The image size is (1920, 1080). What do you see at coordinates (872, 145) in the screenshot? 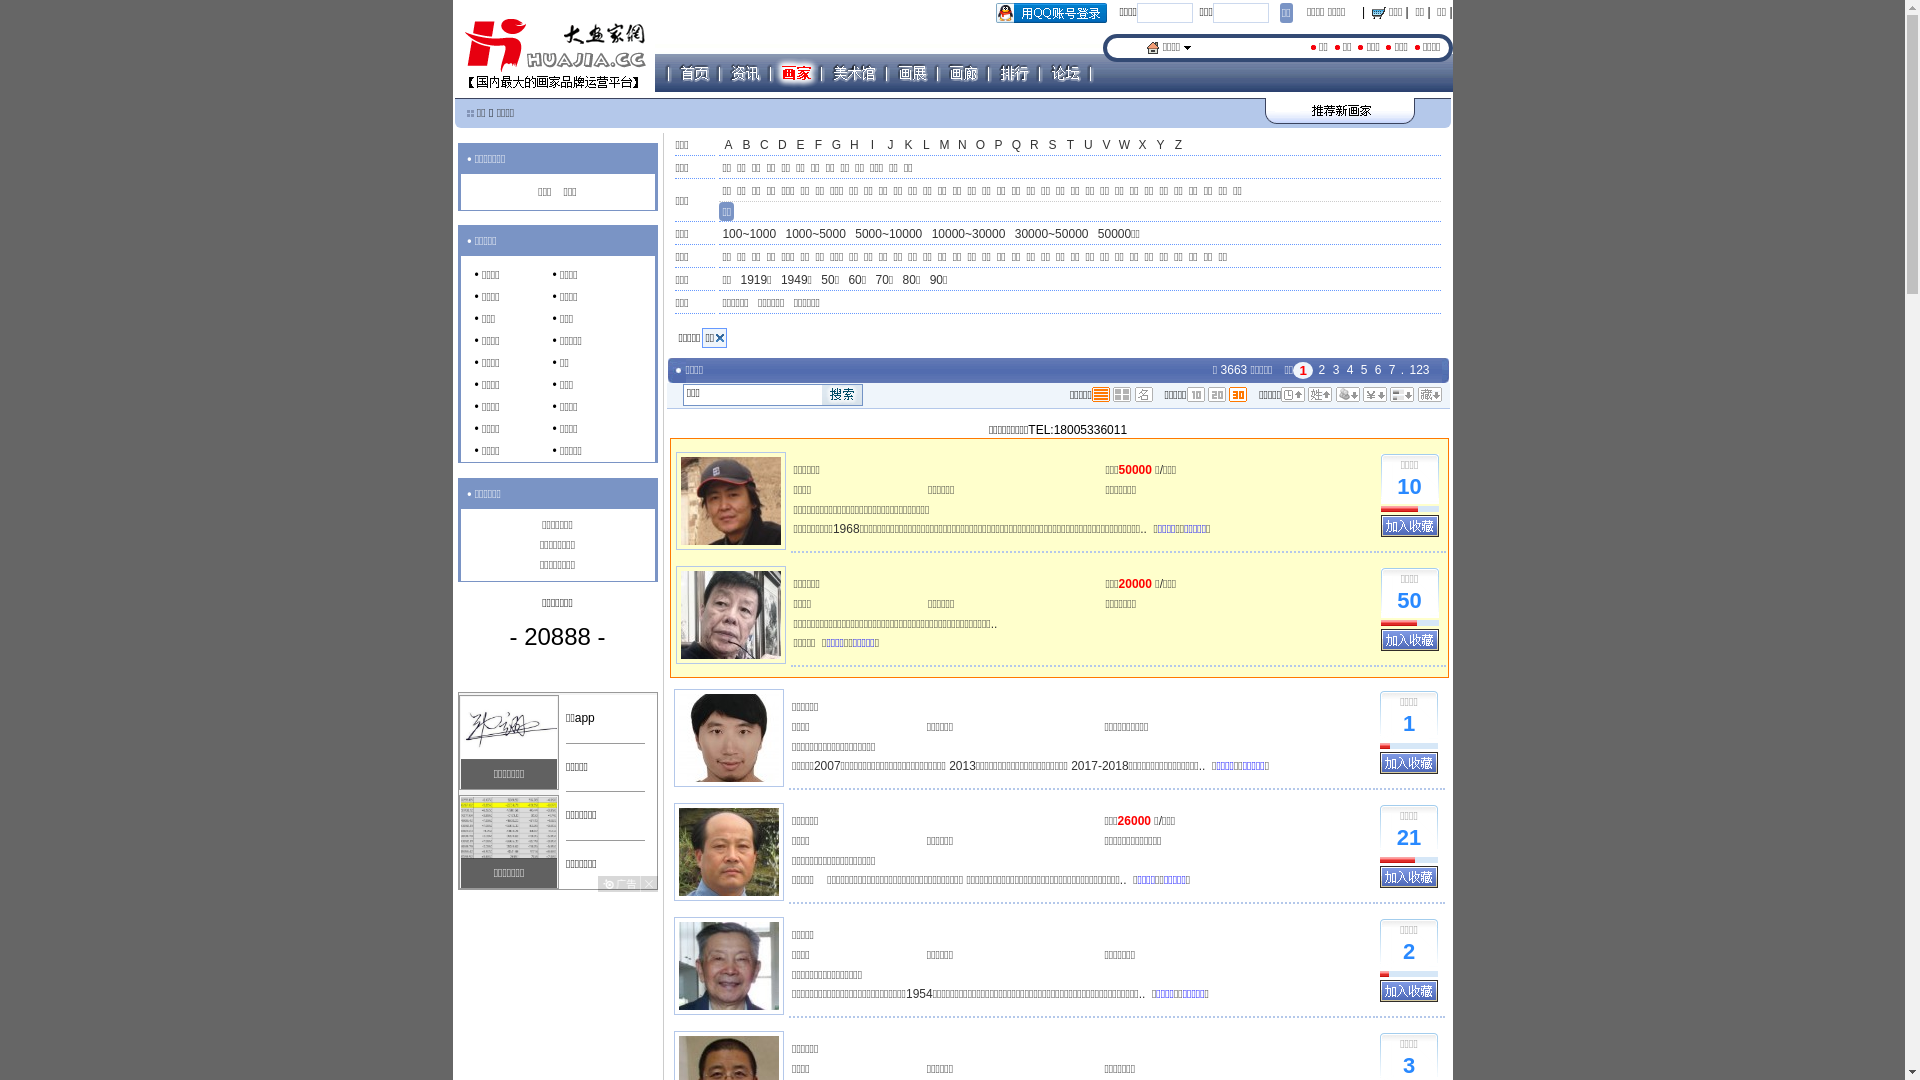
I see `'I'` at bounding box center [872, 145].